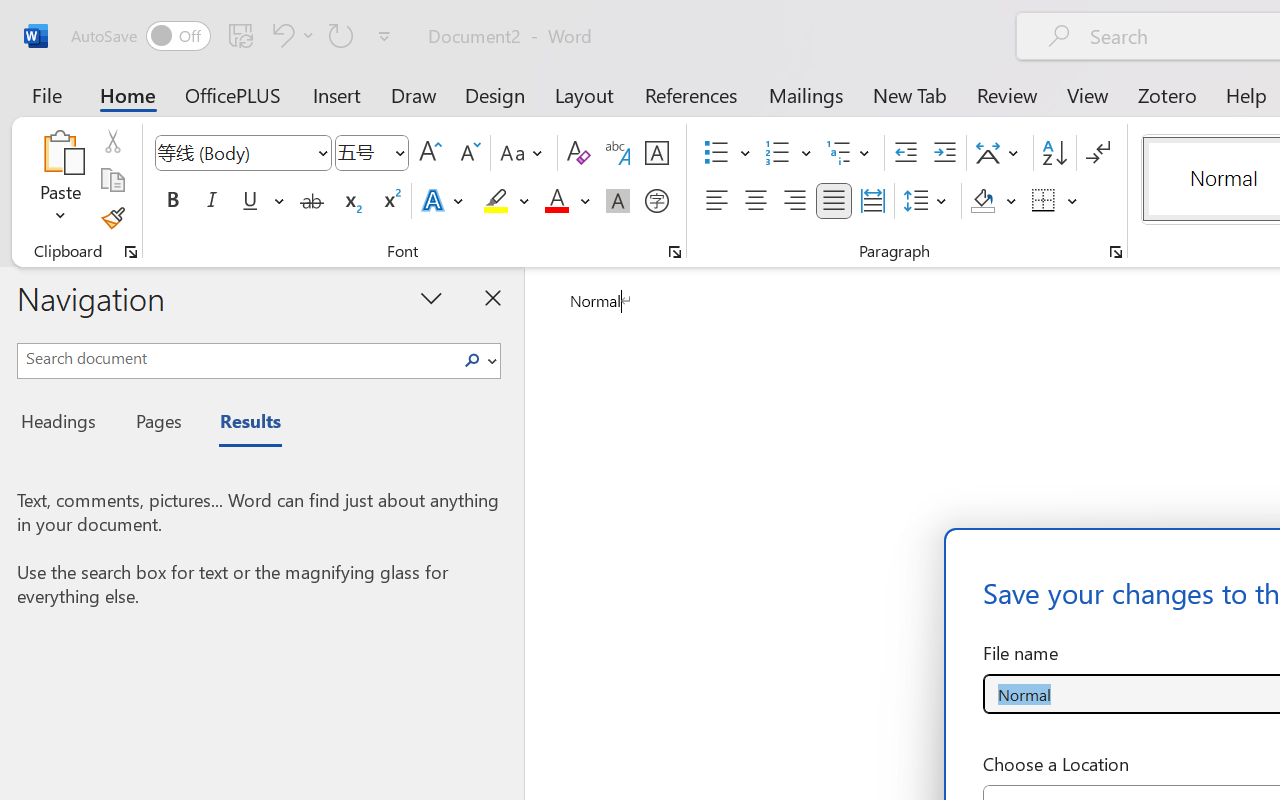 This screenshot has height=800, width=1280. I want to click on 'Sort...', so click(1053, 153).